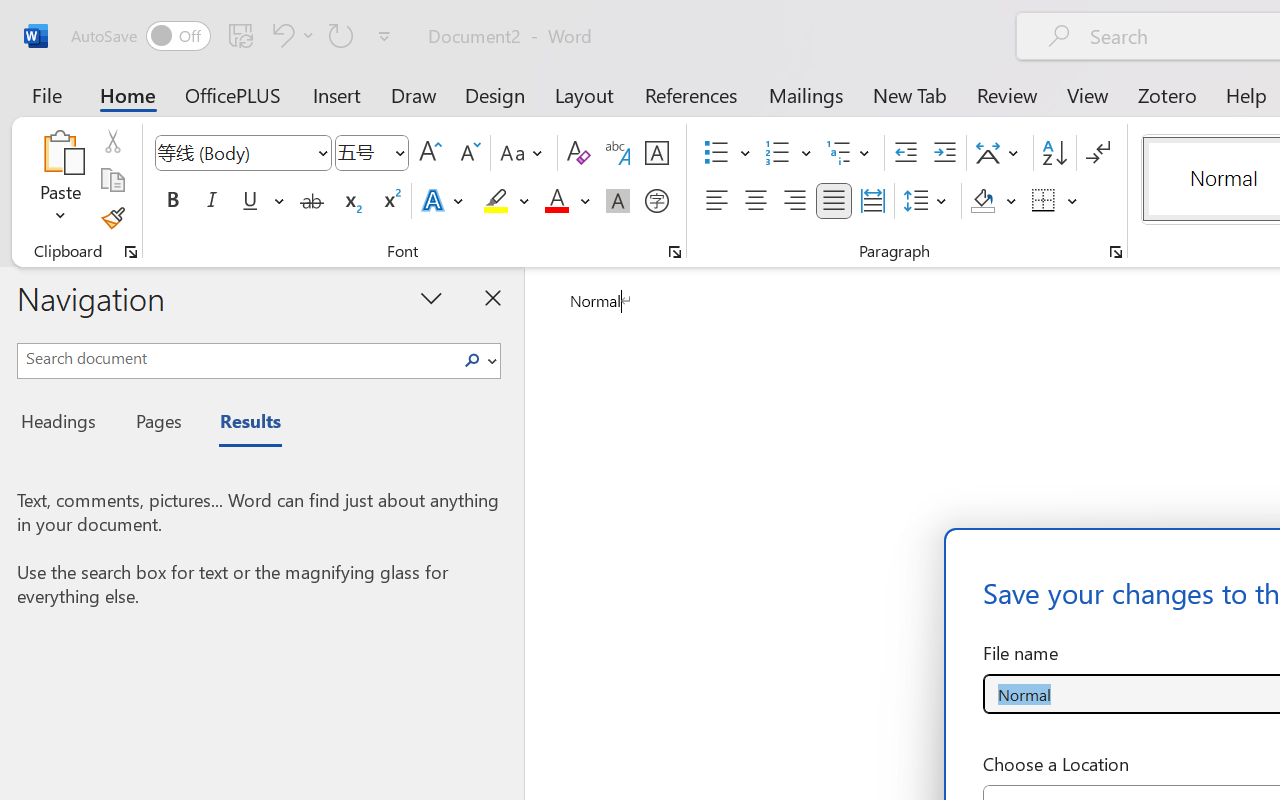 This screenshot has height=800, width=1280. I want to click on 'Sort...', so click(1053, 153).